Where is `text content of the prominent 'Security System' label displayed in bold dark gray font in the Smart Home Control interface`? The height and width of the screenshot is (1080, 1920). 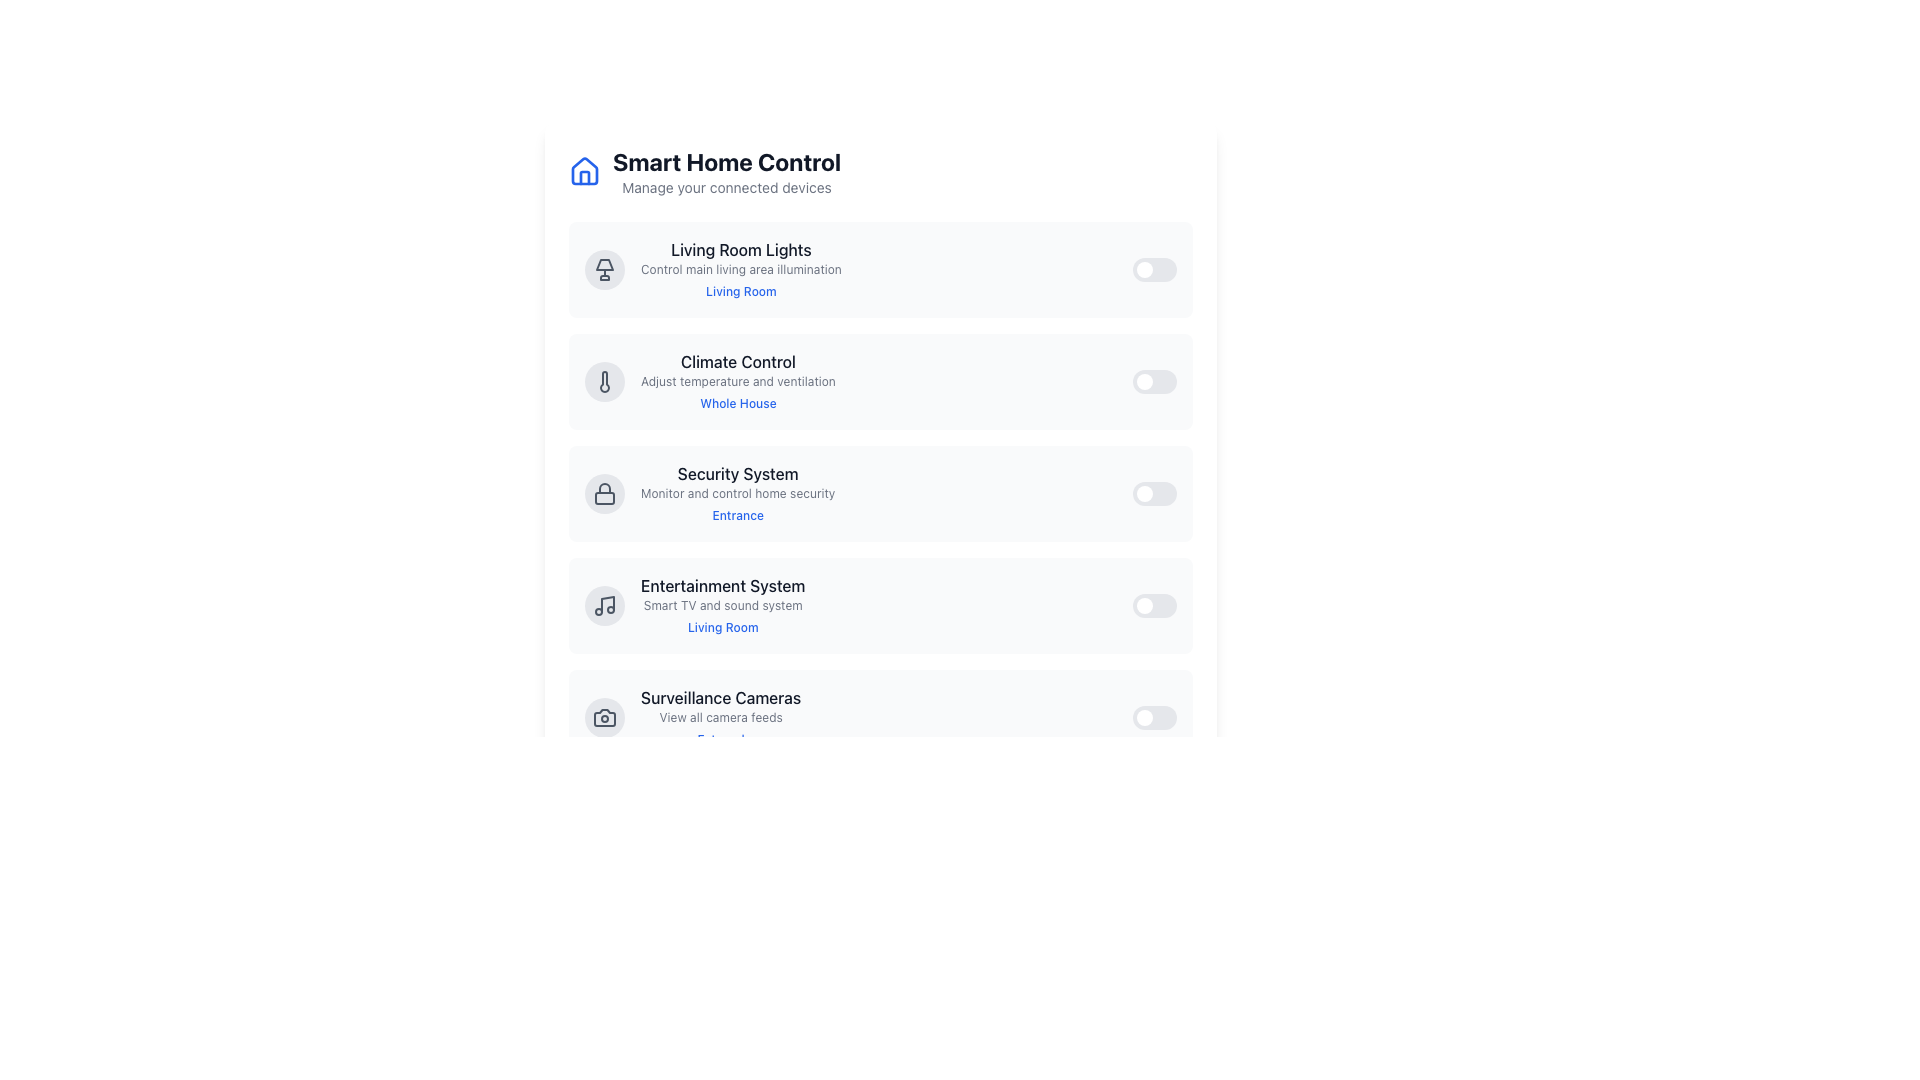
text content of the prominent 'Security System' label displayed in bold dark gray font in the Smart Home Control interface is located at coordinates (737, 474).